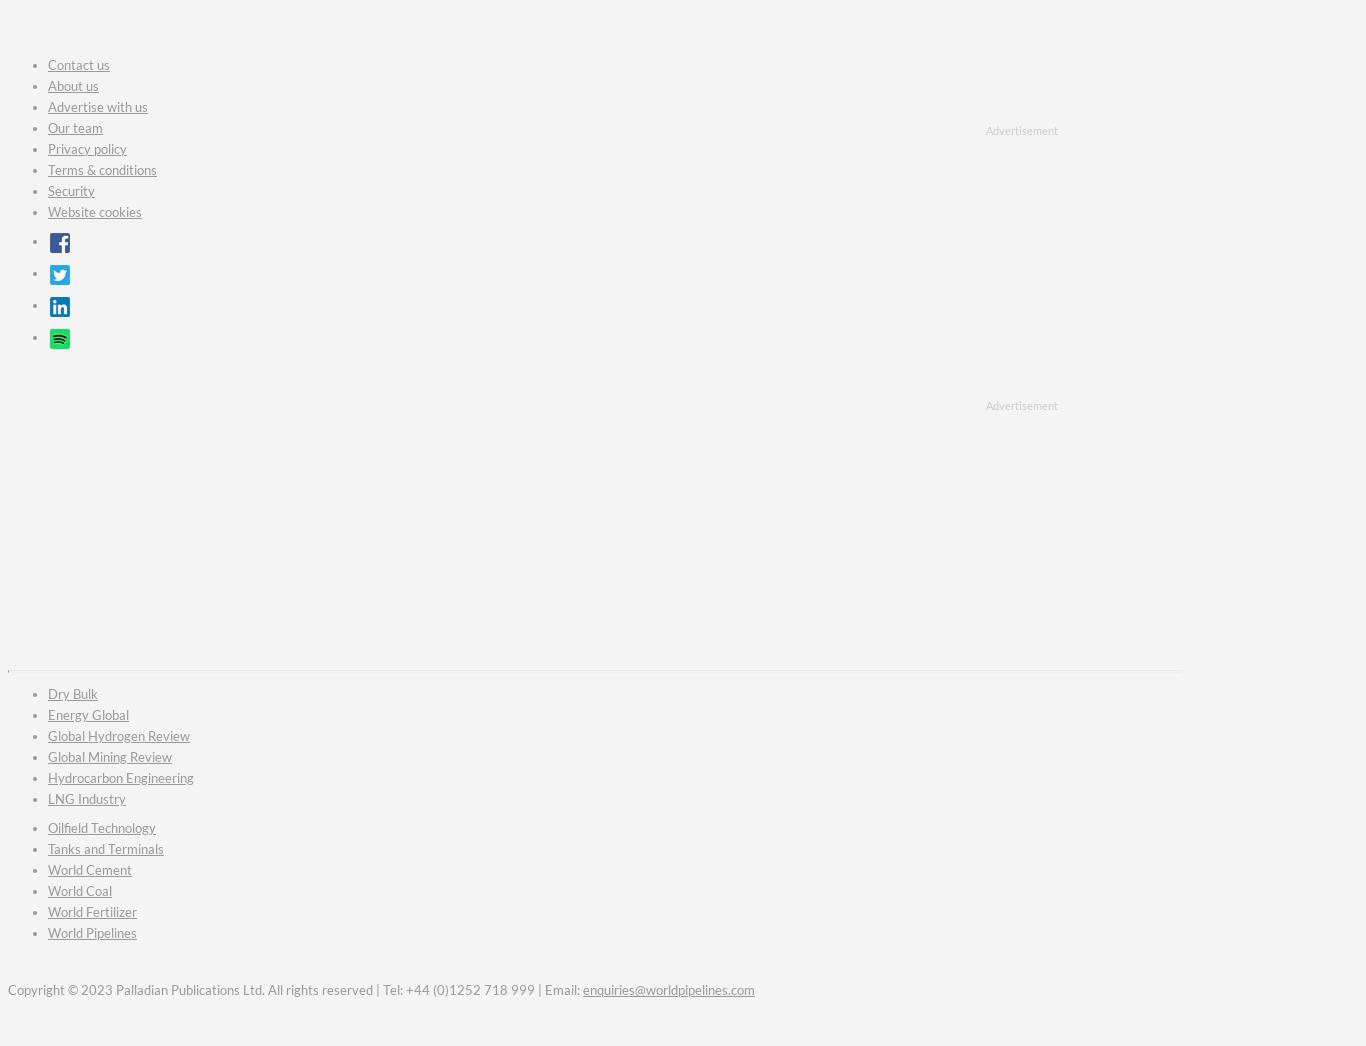  What do you see at coordinates (102, 169) in the screenshot?
I see `'Terms & conditions'` at bounding box center [102, 169].